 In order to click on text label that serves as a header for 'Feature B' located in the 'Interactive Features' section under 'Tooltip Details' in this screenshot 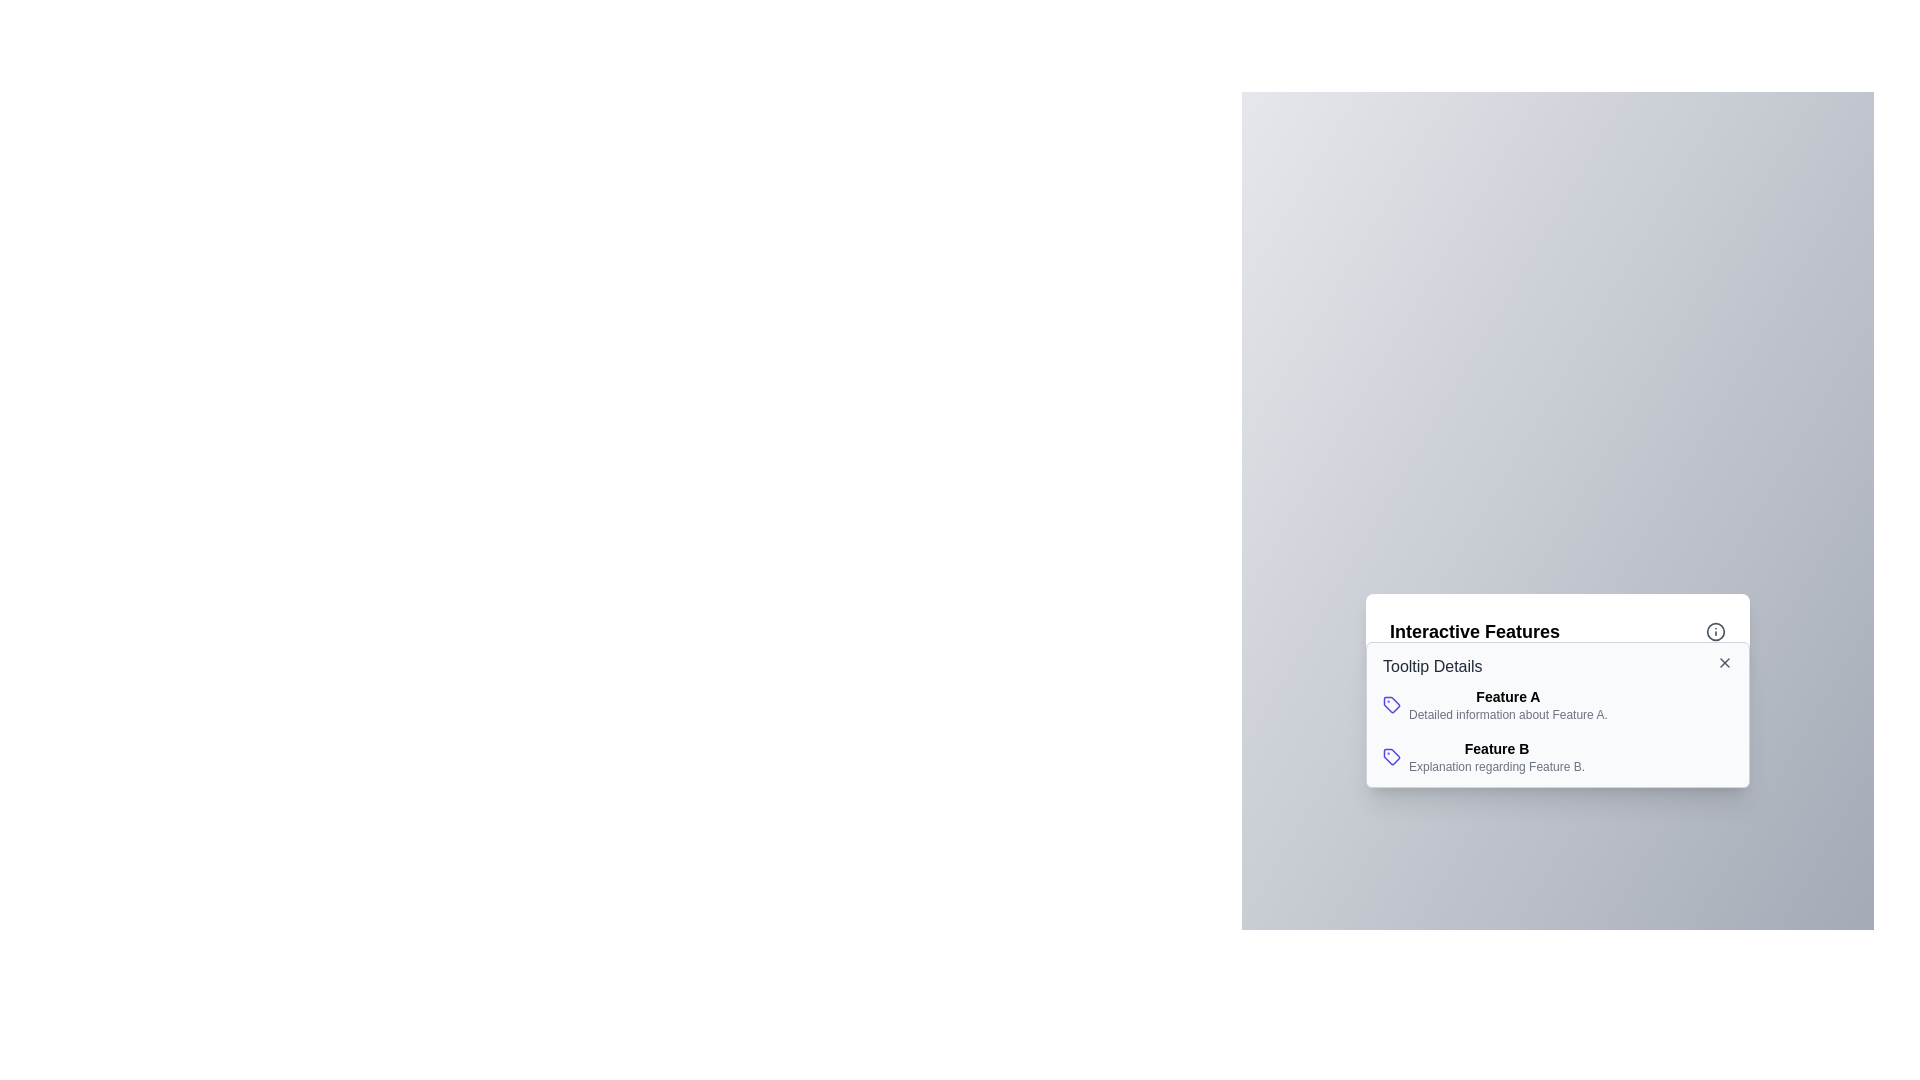, I will do `click(1497, 748)`.